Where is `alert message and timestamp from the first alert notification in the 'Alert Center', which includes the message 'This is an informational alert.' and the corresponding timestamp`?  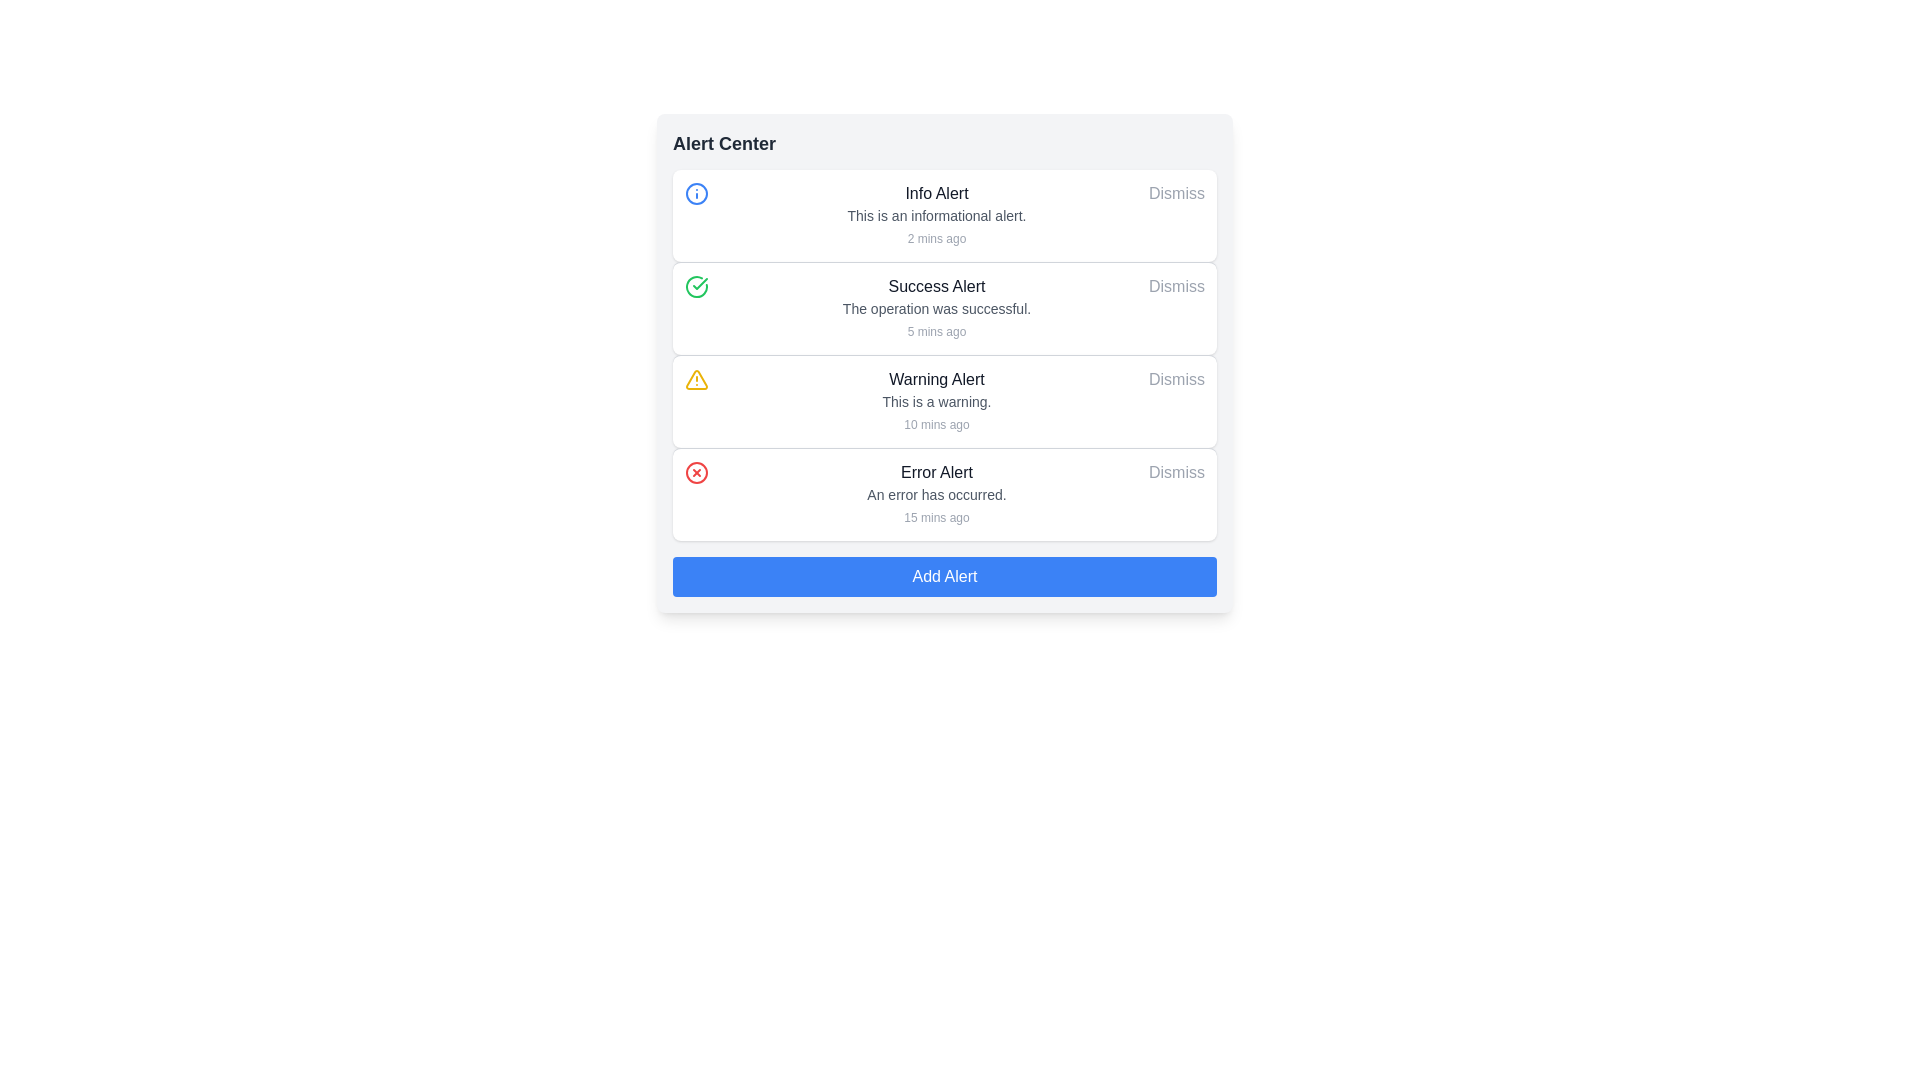
alert message and timestamp from the first alert notification in the 'Alert Center', which includes the message 'This is an informational alert.' and the corresponding timestamp is located at coordinates (944, 216).